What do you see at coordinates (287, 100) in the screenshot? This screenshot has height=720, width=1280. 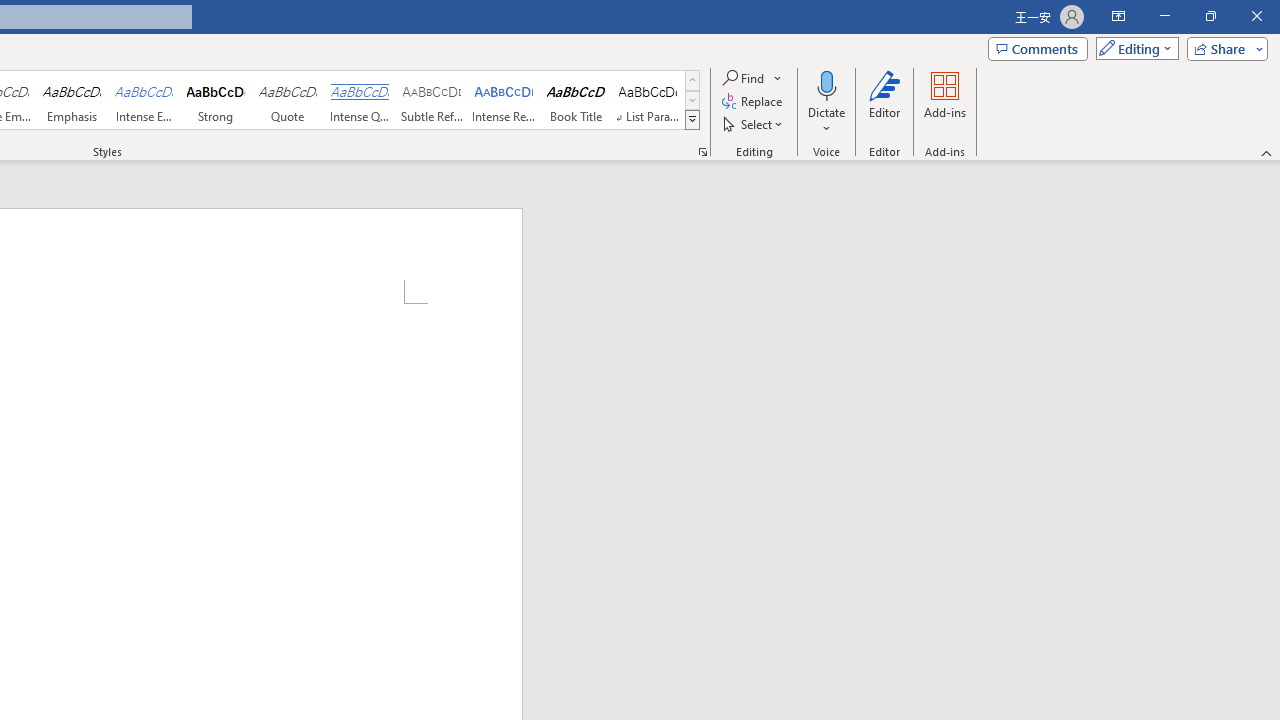 I see `'Quote'` at bounding box center [287, 100].